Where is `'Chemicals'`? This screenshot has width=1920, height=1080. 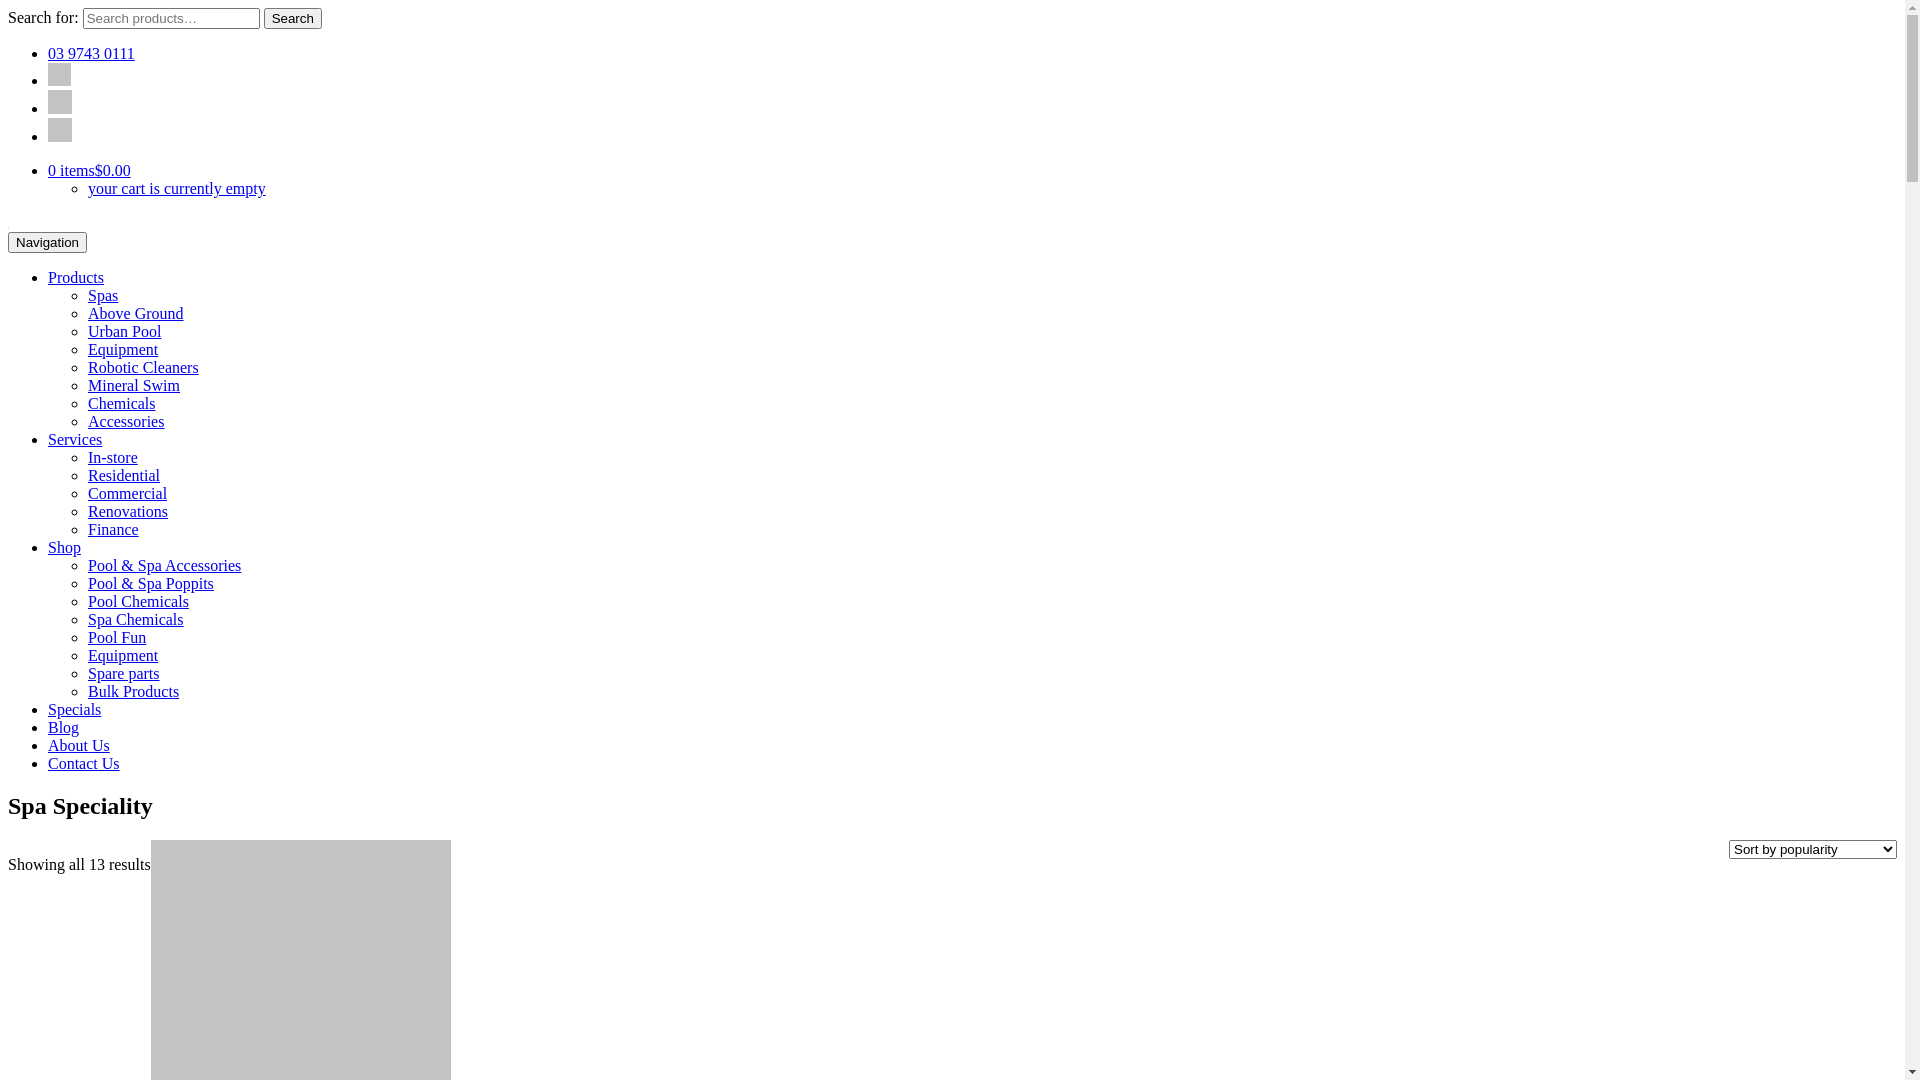
'Chemicals' is located at coordinates (86, 403).